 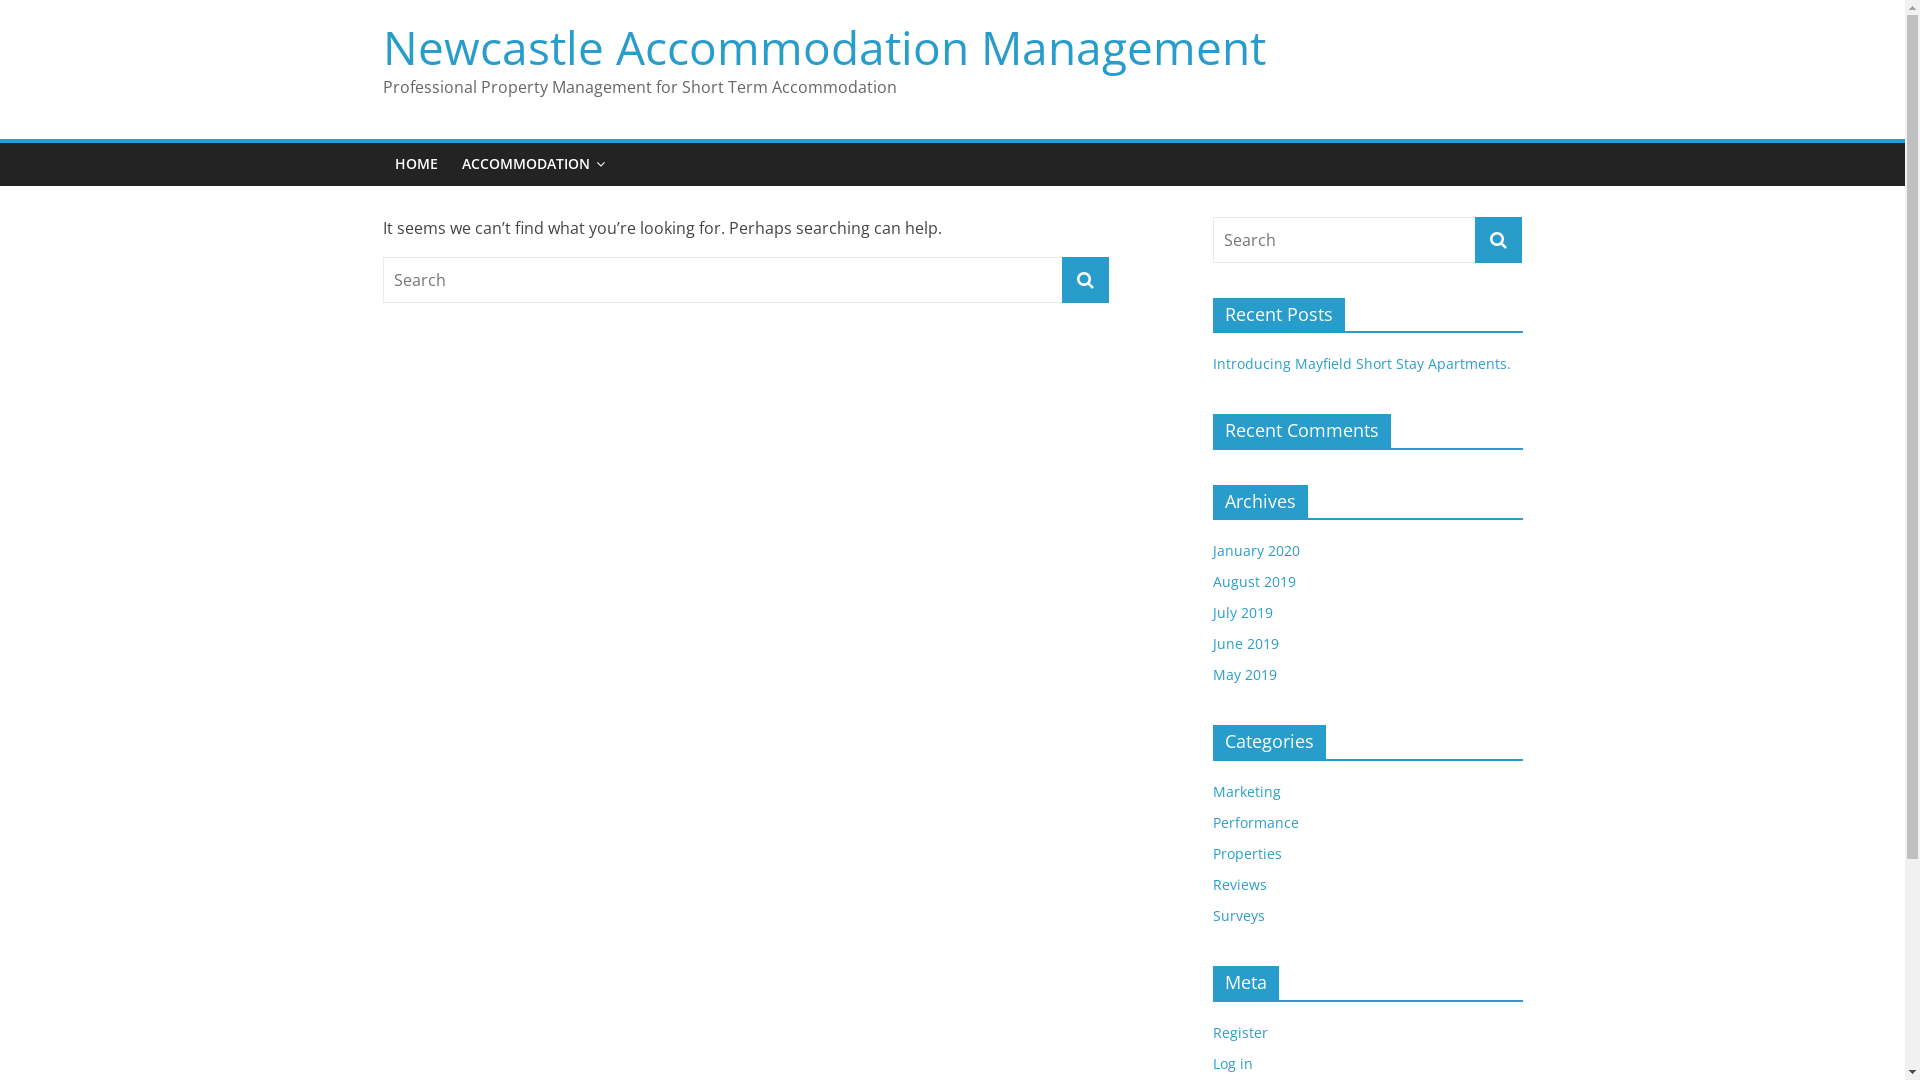 What do you see at coordinates (1242, 674) in the screenshot?
I see `'May 2019'` at bounding box center [1242, 674].